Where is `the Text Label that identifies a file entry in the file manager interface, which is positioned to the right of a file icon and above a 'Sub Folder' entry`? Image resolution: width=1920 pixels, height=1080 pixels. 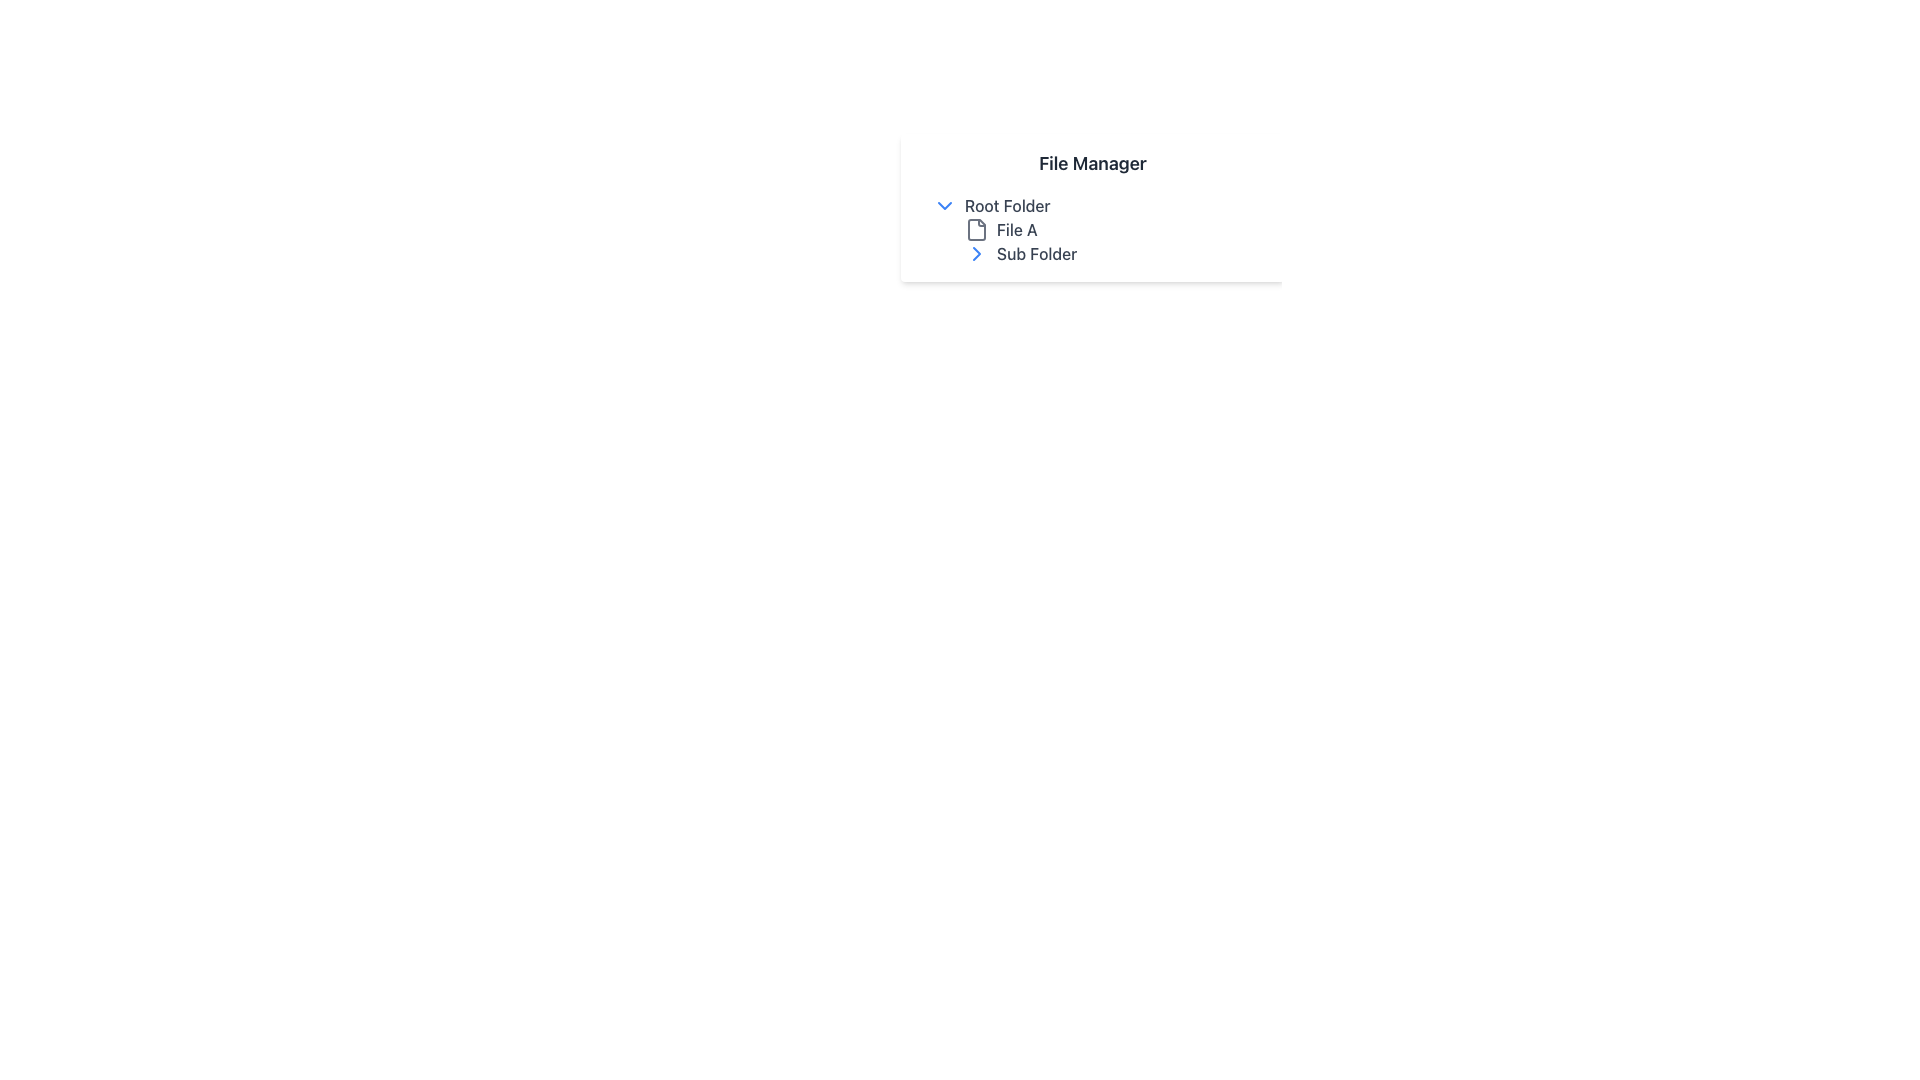
the Text Label that identifies a file entry in the file manager interface, which is positioned to the right of a file icon and above a 'Sub Folder' entry is located at coordinates (1017, 229).